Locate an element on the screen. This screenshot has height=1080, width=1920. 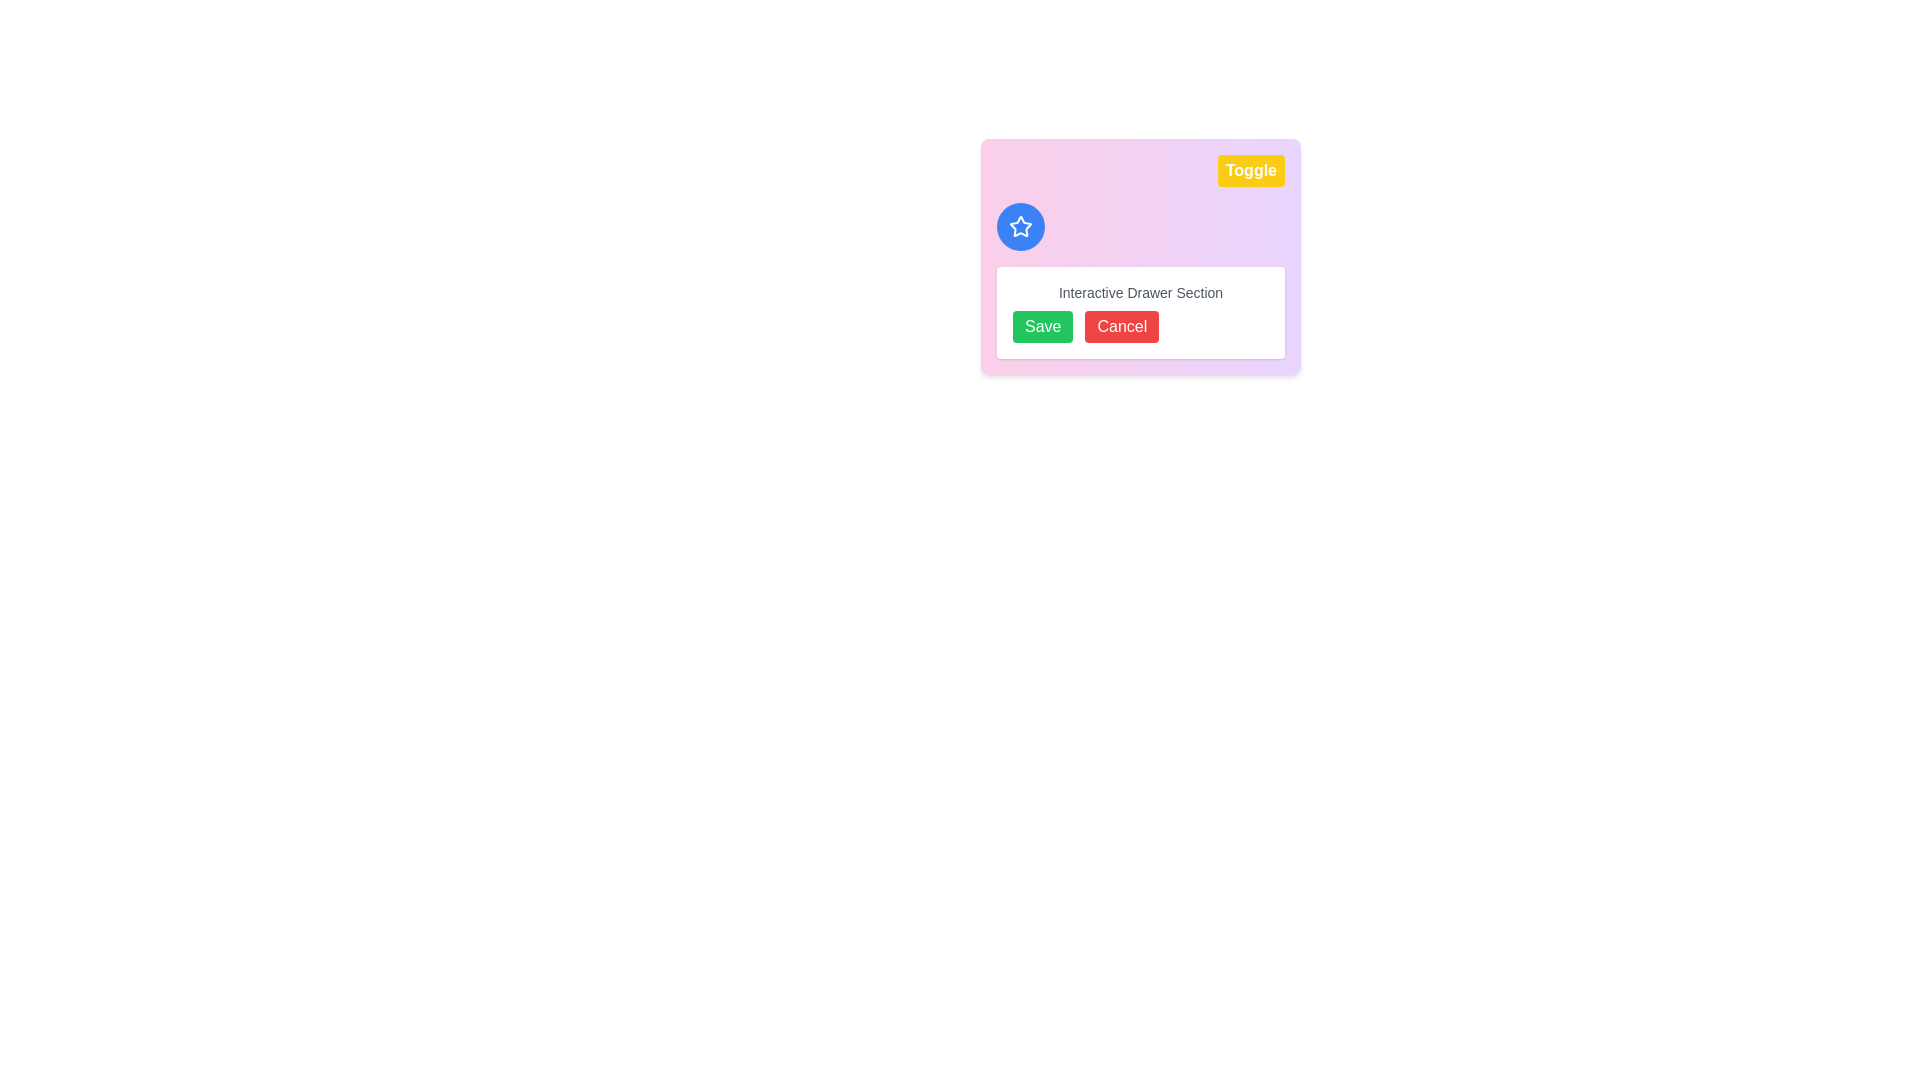
the vibrant yellow 'Toggle' button with white text that has bold, rounded edges to observe its hover effect is located at coordinates (1250, 169).